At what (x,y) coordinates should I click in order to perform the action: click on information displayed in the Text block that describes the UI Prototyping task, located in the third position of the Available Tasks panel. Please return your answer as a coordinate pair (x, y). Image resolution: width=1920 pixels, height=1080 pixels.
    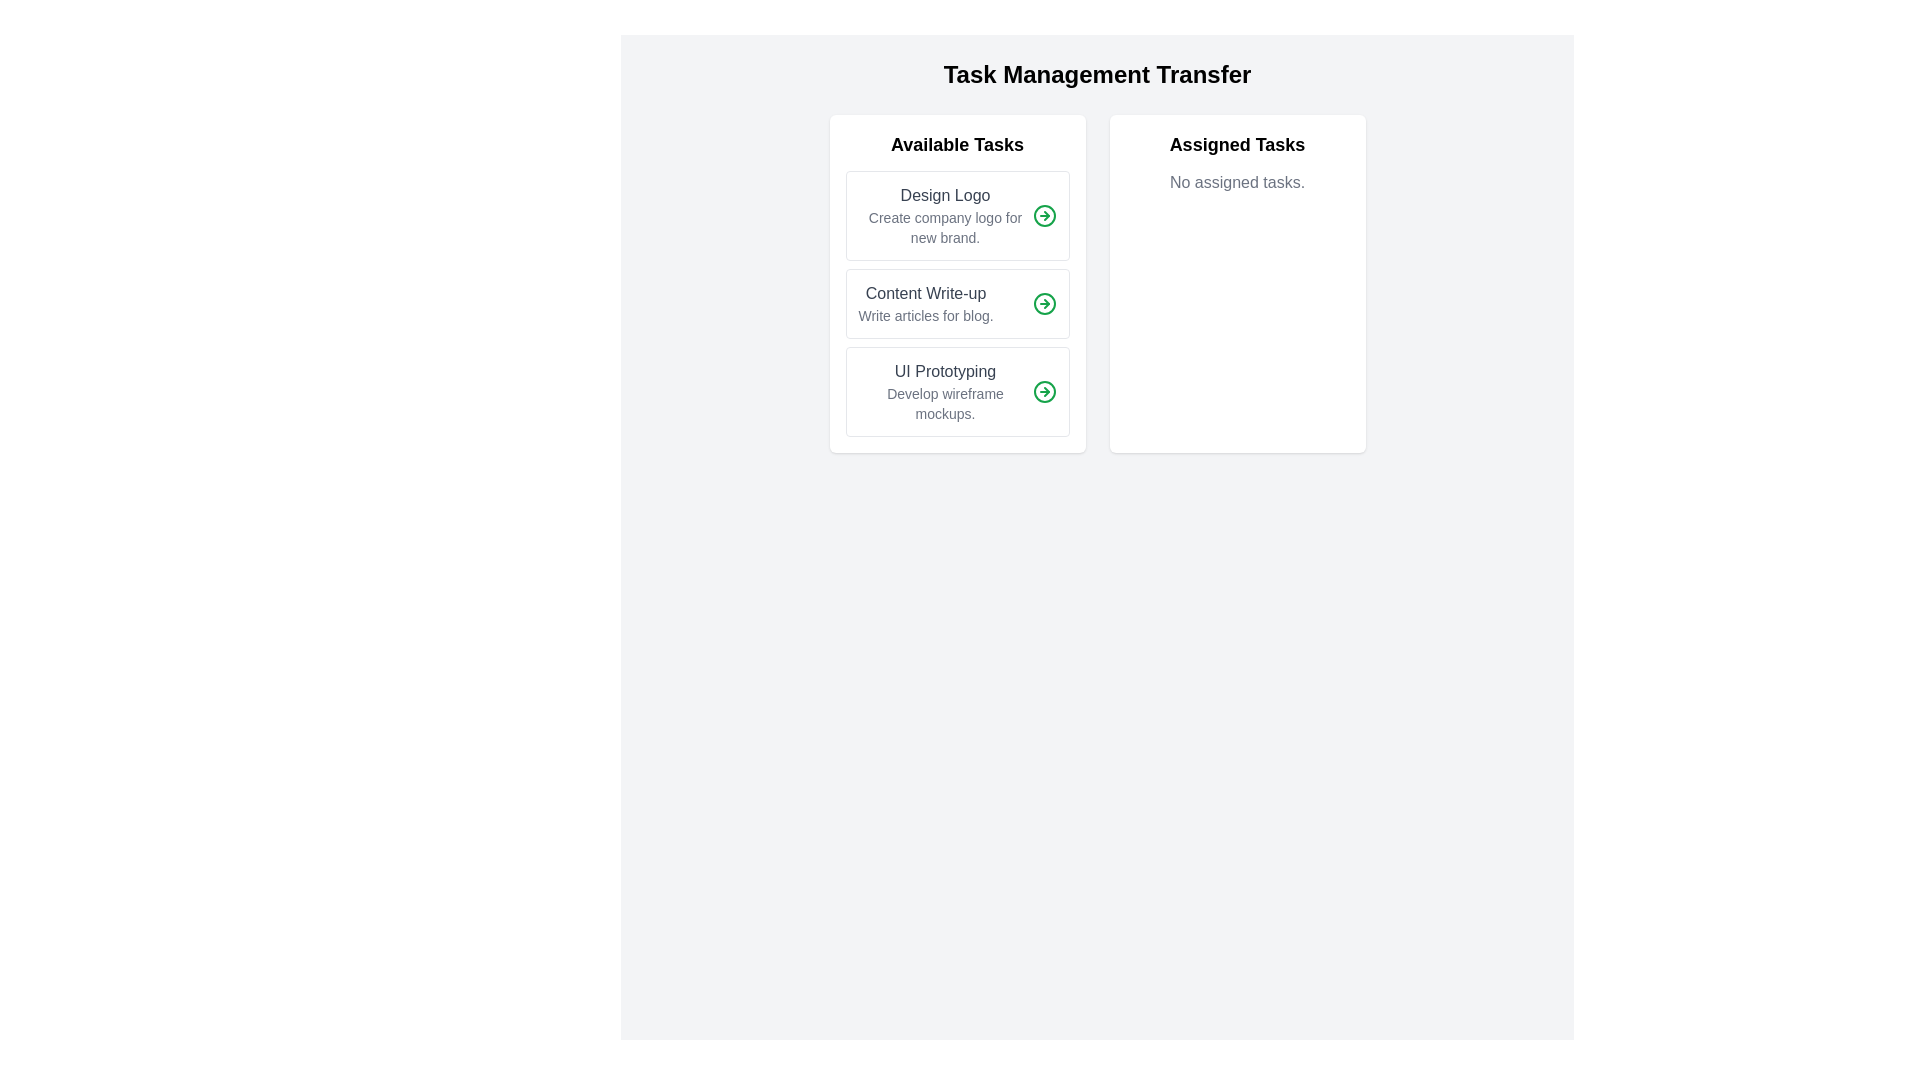
    Looking at the image, I should click on (944, 392).